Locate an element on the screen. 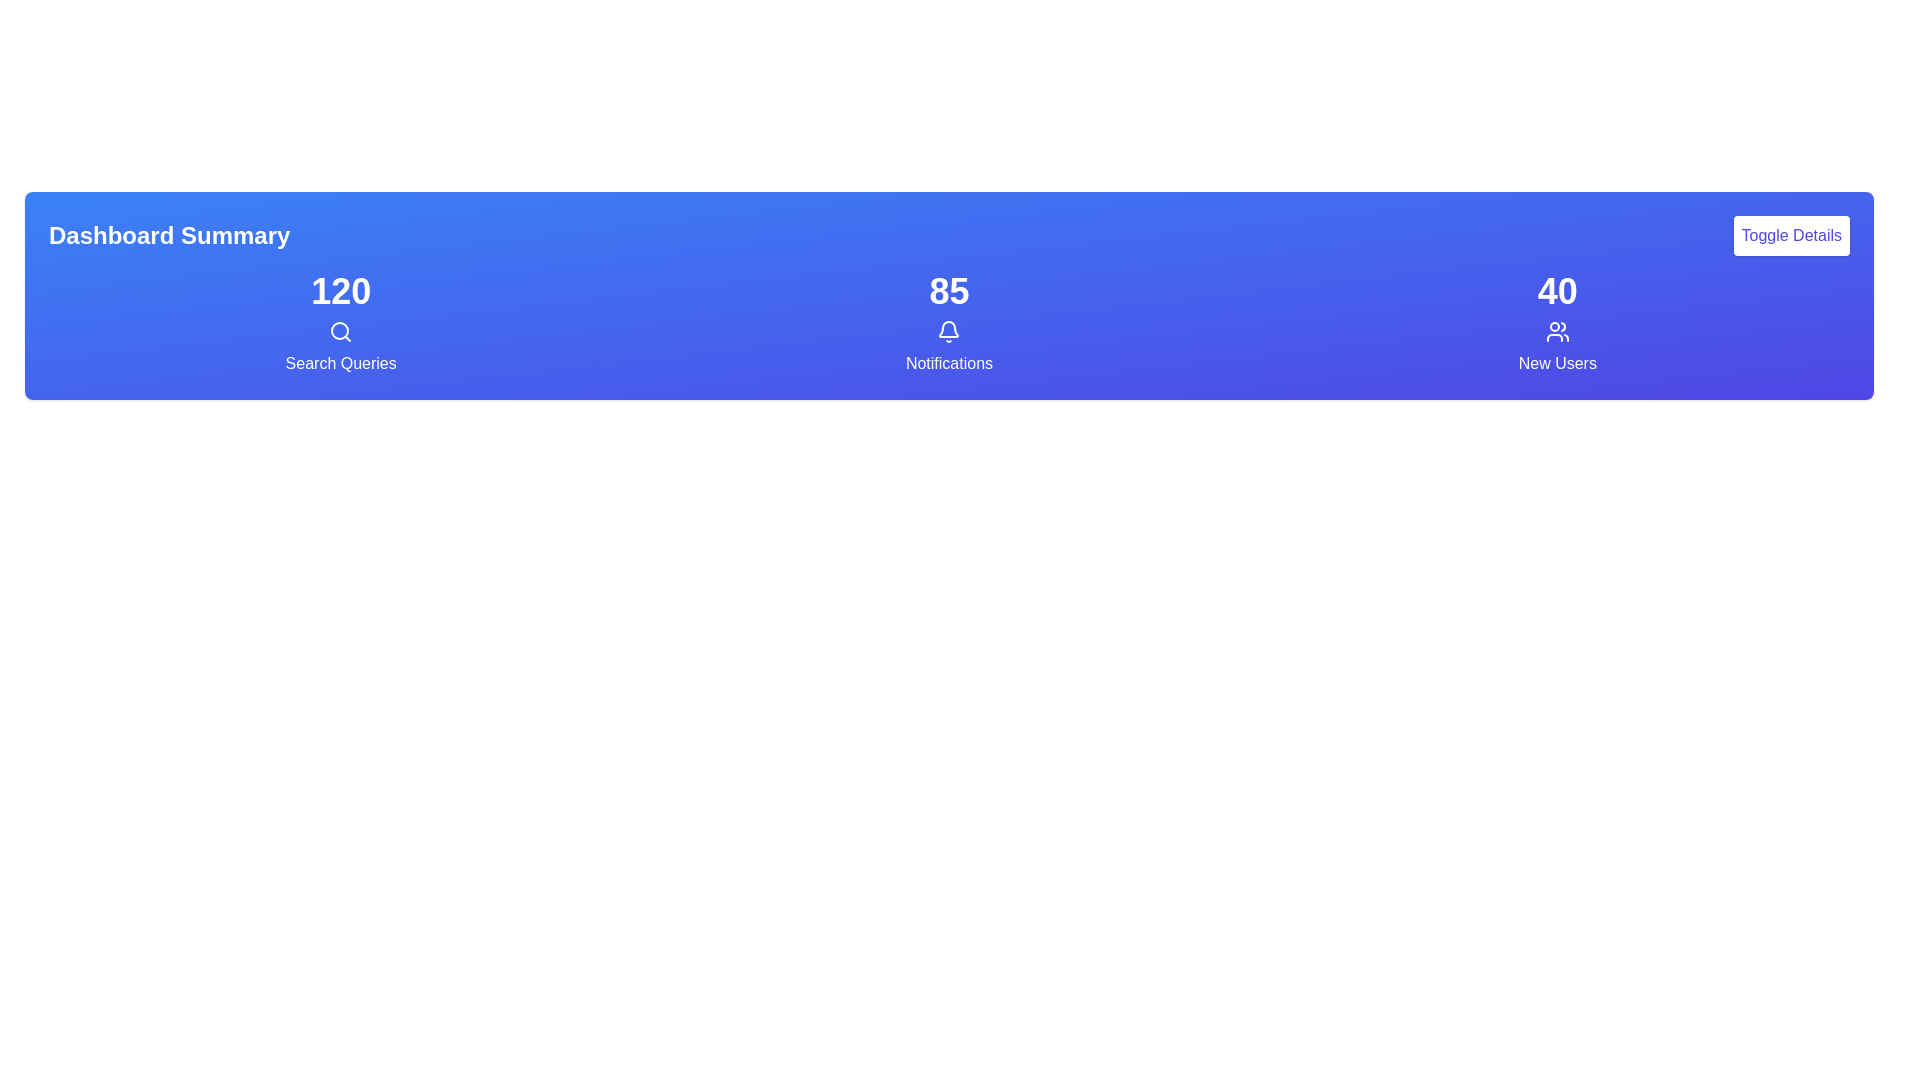  the 'New Users' information display element, which shows a bold numeric value '40', an icon representing users, and a text label 'New Users' on a blue background is located at coordinates (1556, 323).